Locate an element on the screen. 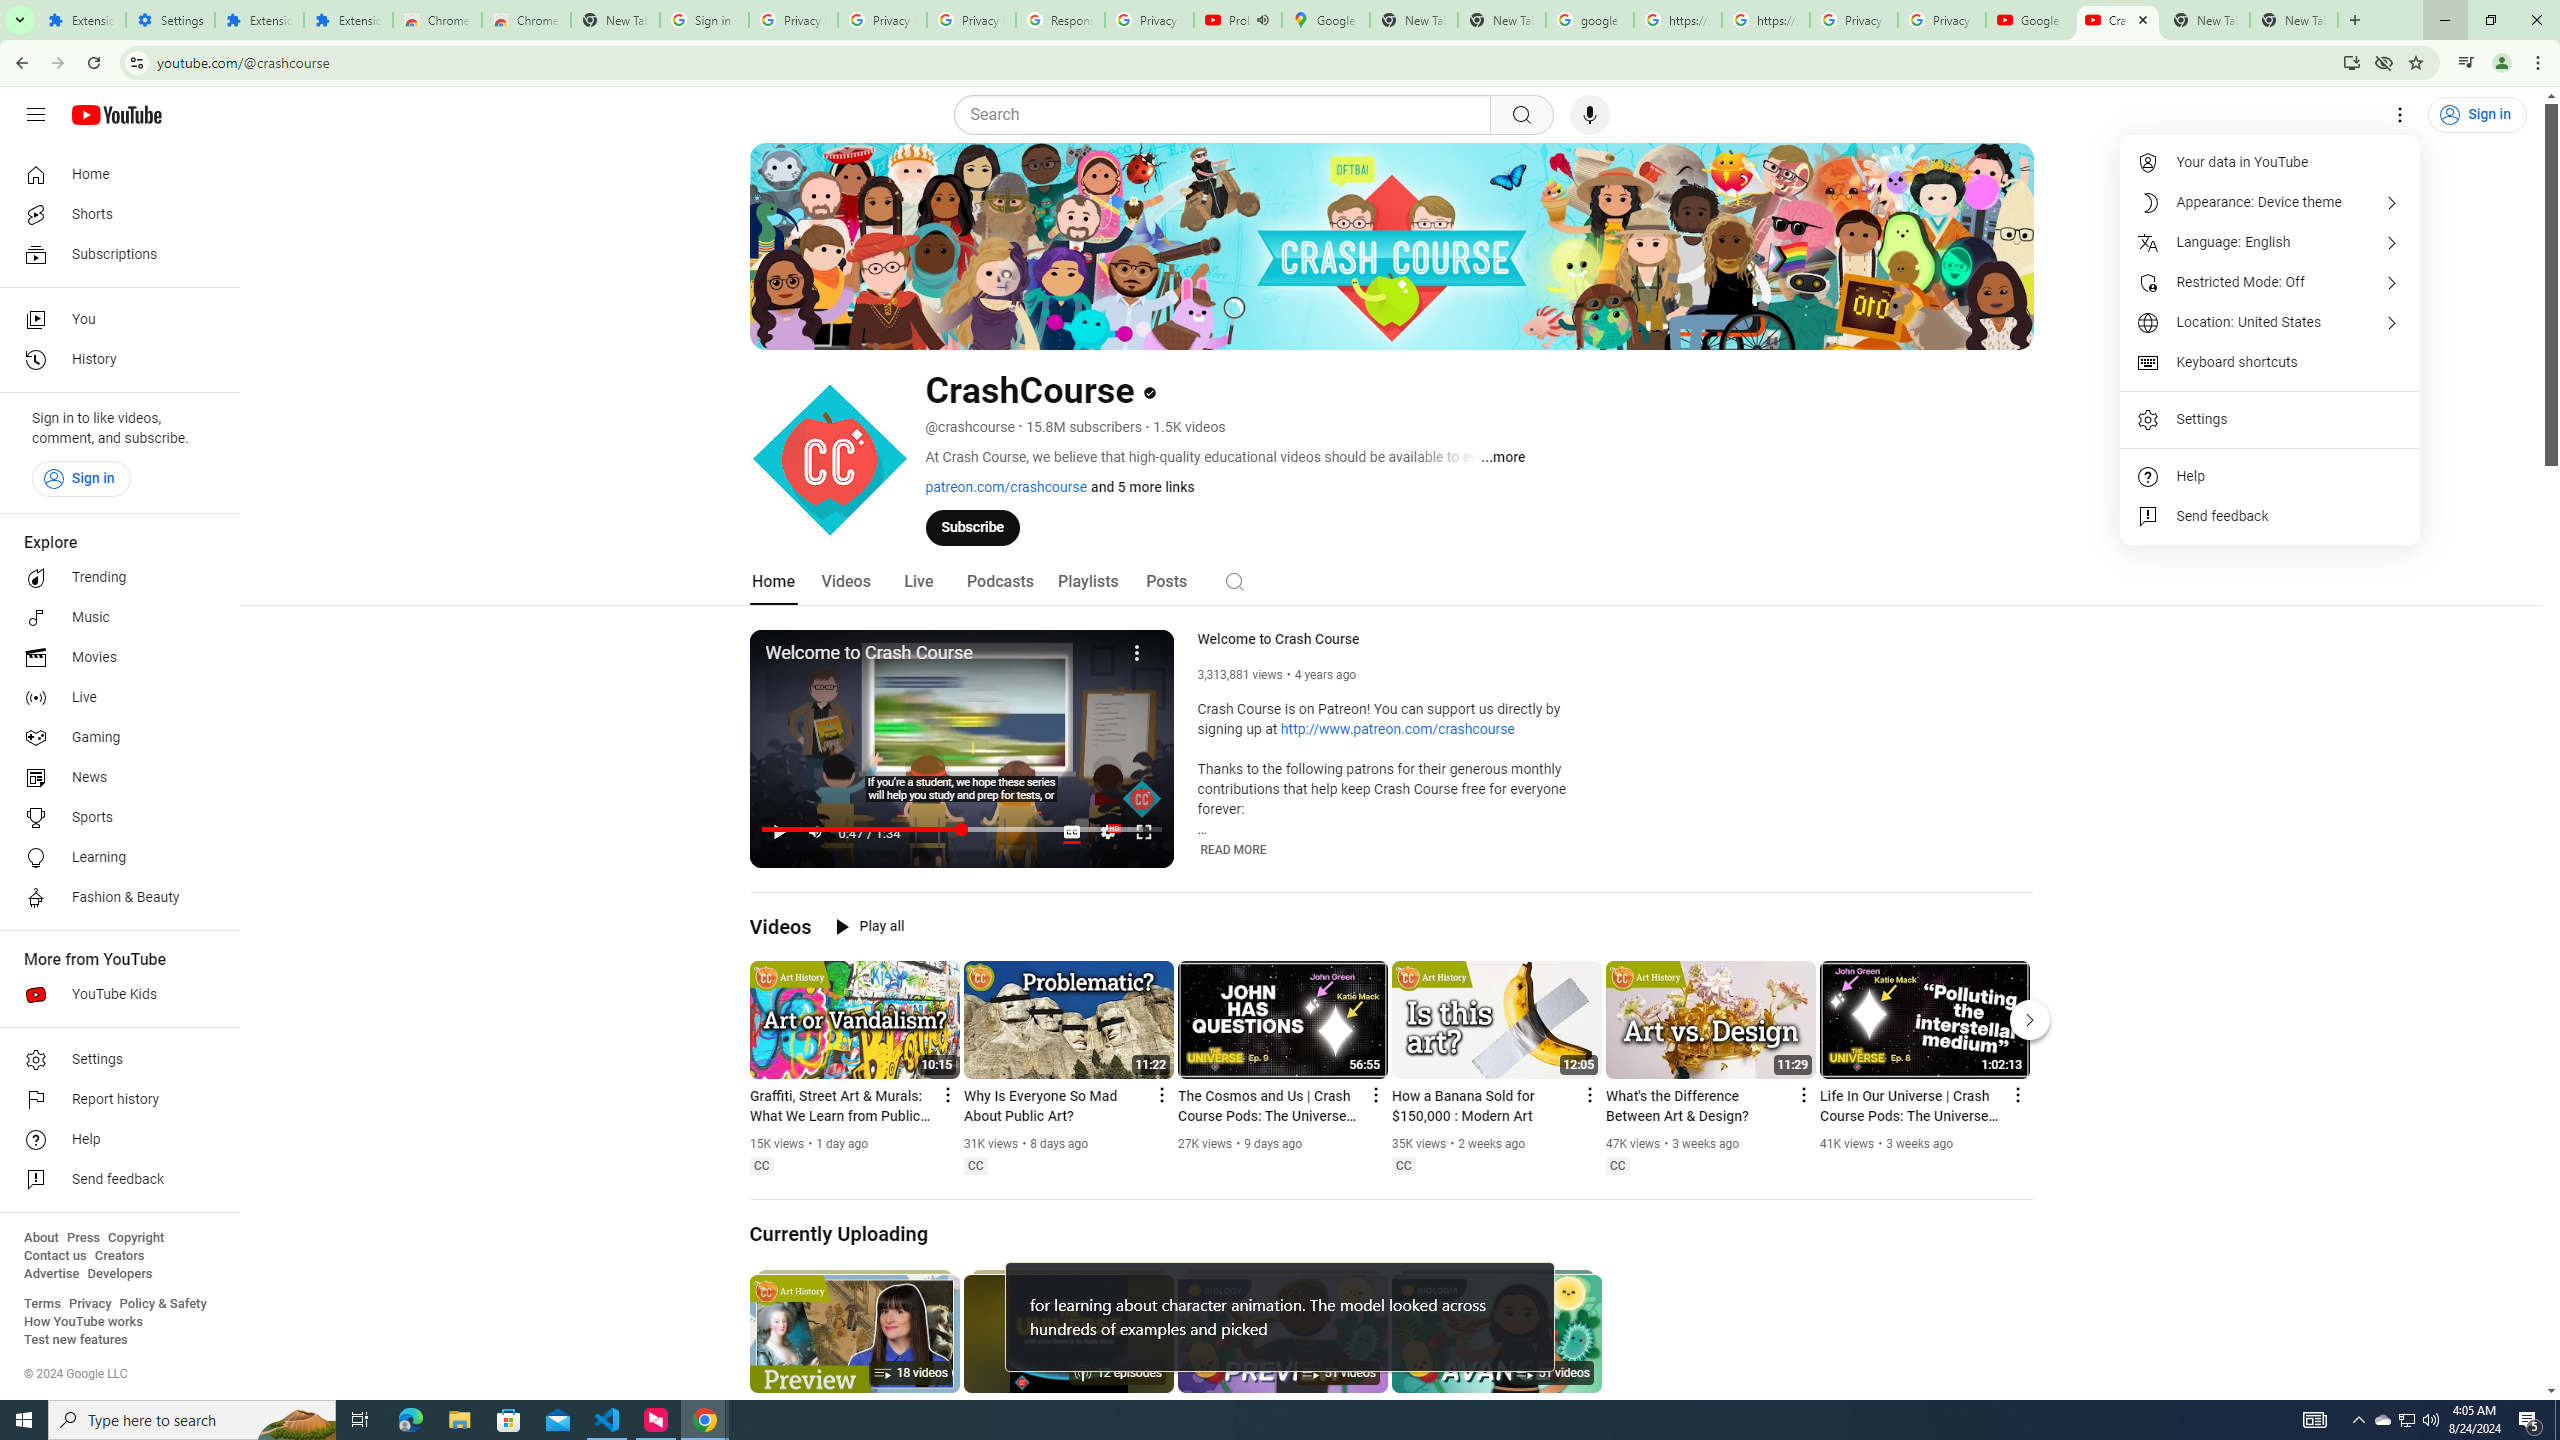 This screenshot has width=2560, height=1440. 'Policy & Safety' is located at coordinates (162, 1302).